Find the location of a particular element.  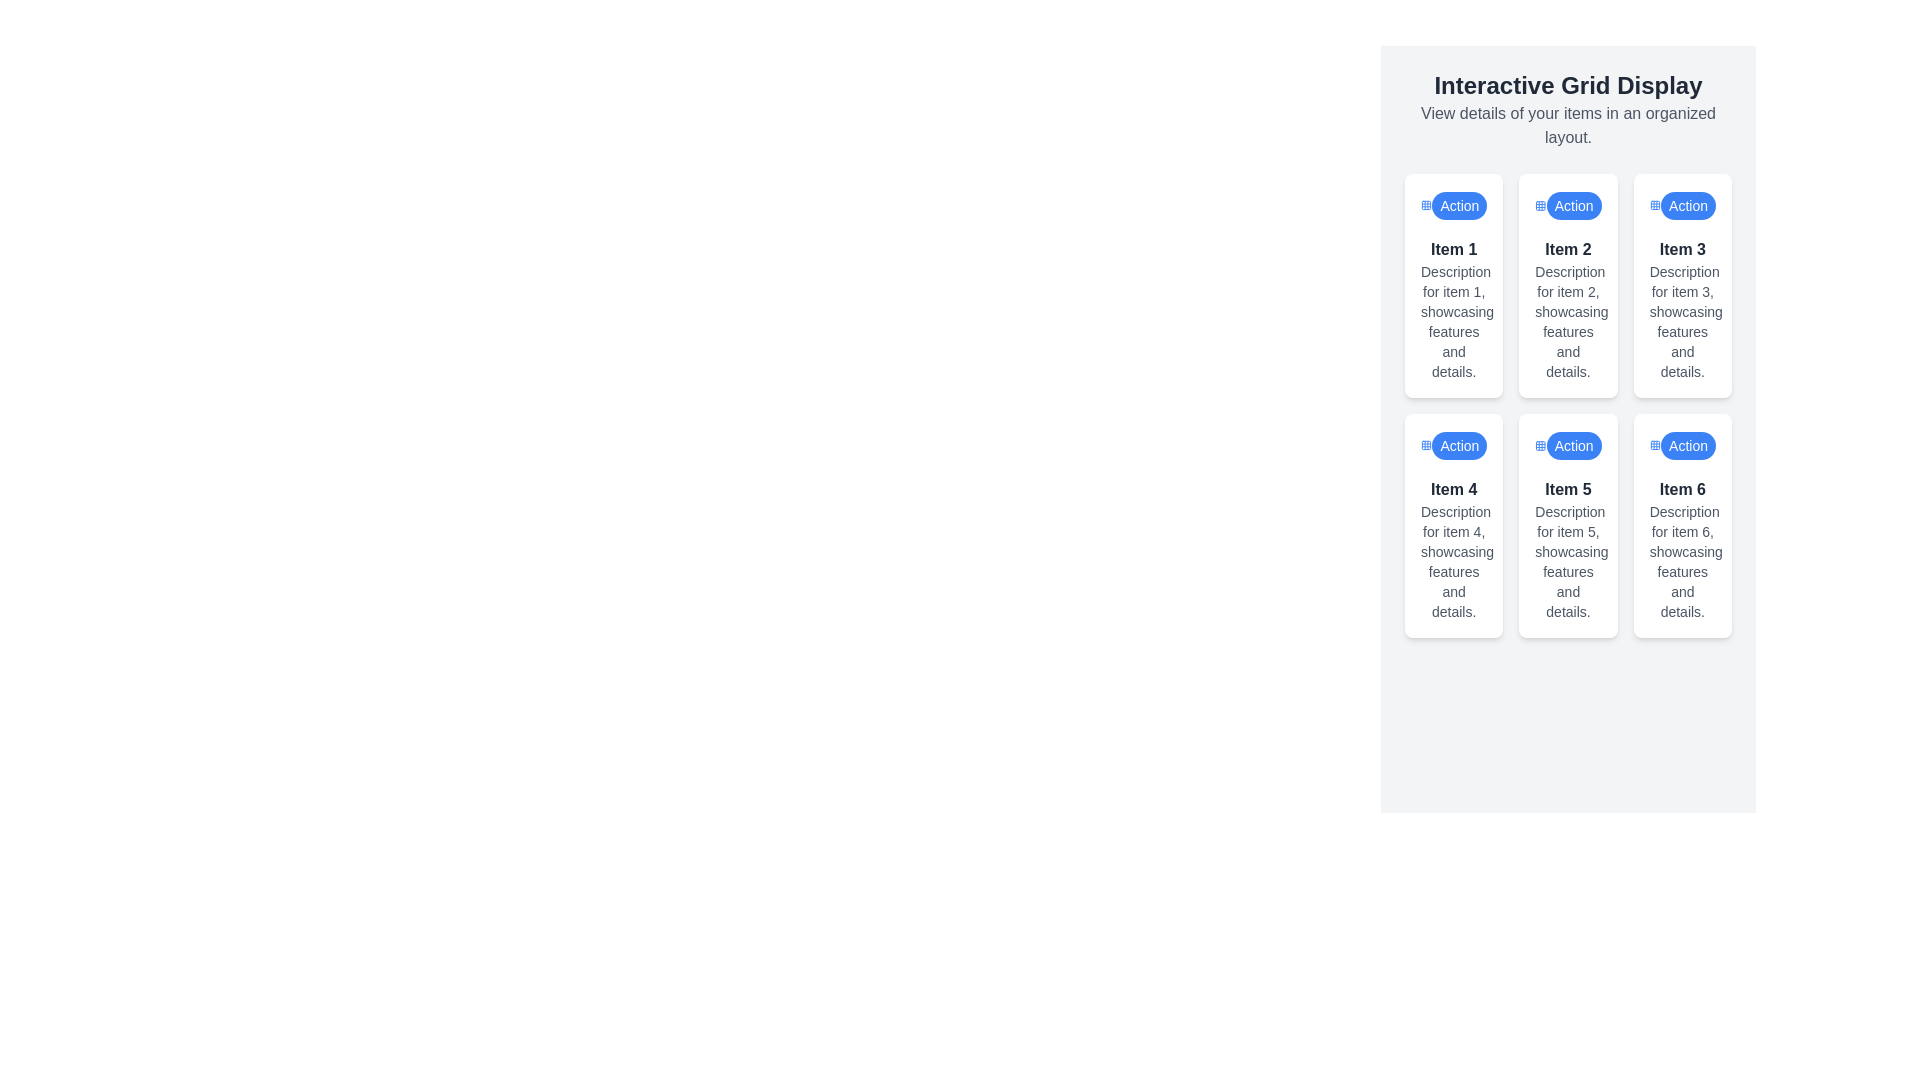

the graphical icon located at the top right of the third item card associated with 'Item 3' is located at coordinates (1655, 205).